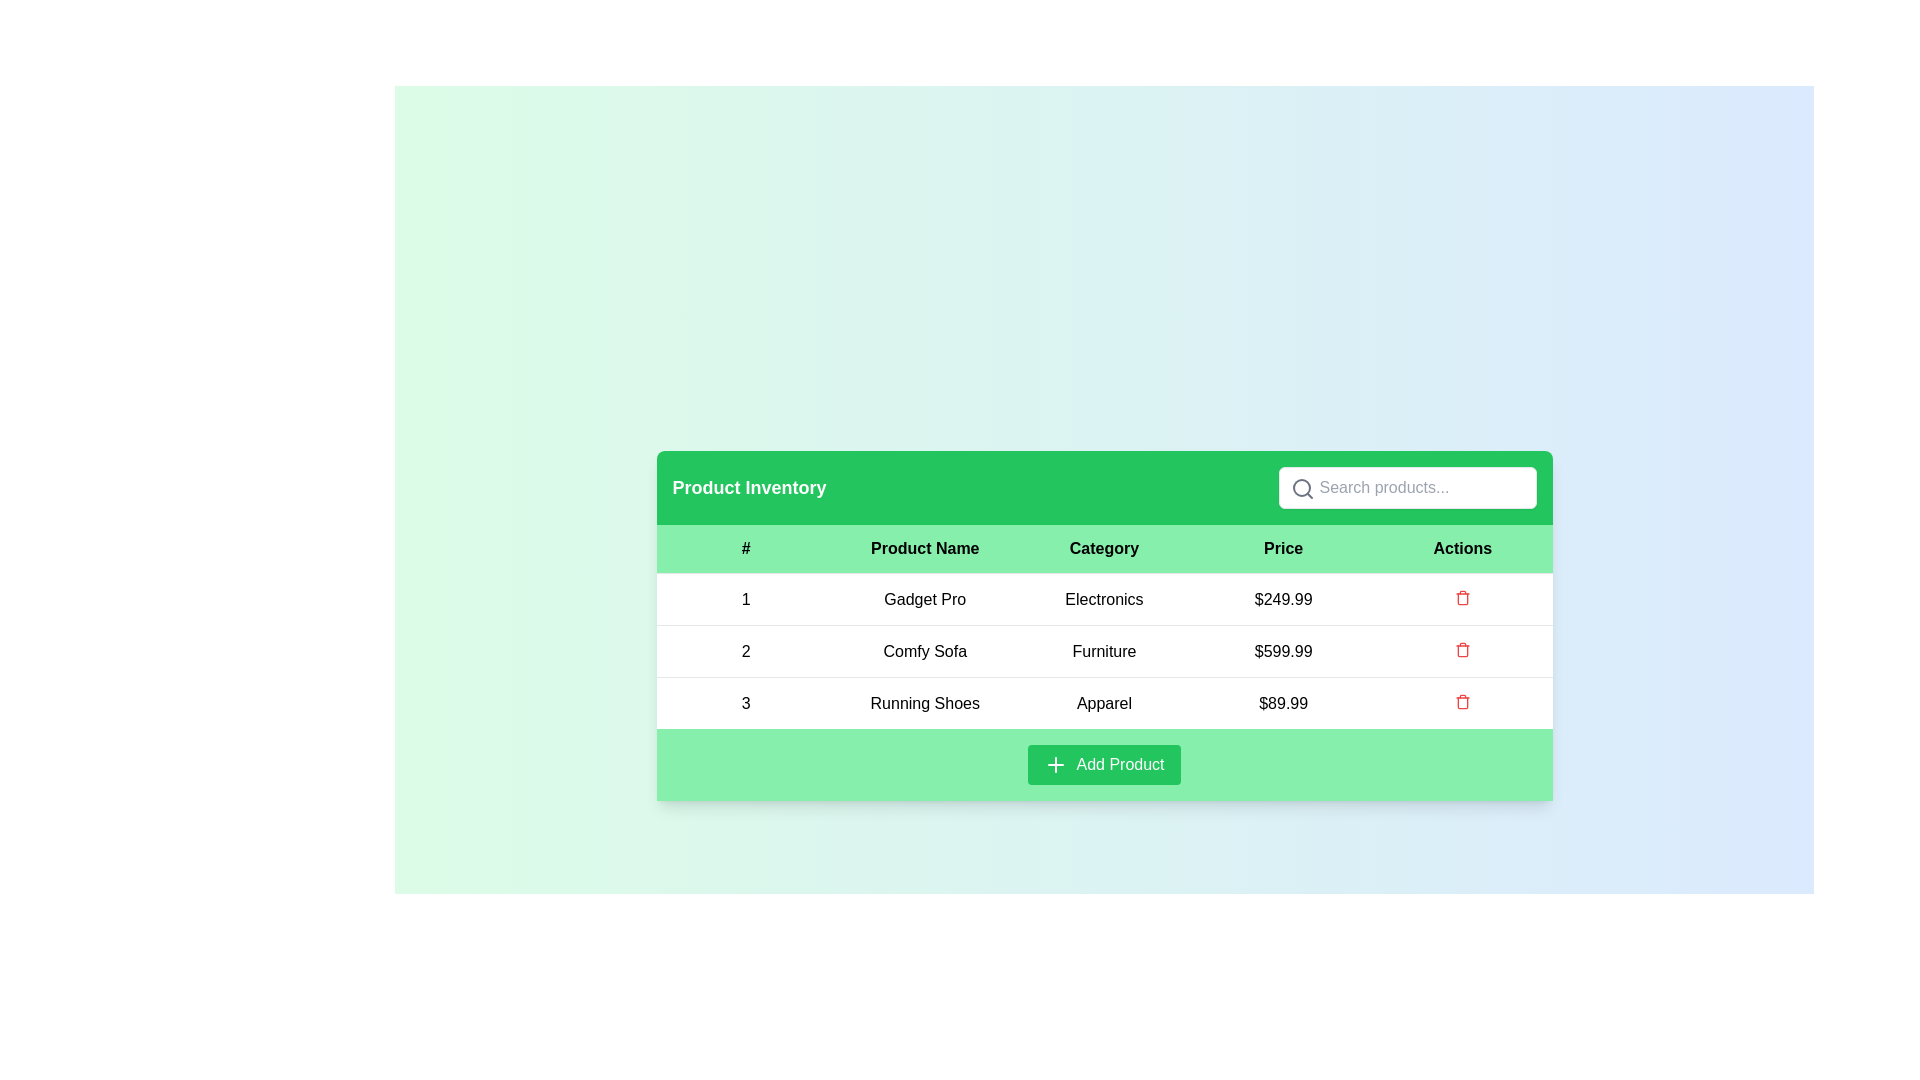 Image resolution: width=1920 pixels, height=1080 pixels. I want to click on the Text Label that identifies the product category 'Gadget Pro', located in the third column of the first data row, adjacent to 'Gadget Pro' on the left and '$249.99' on the right, so click(1103, 598).